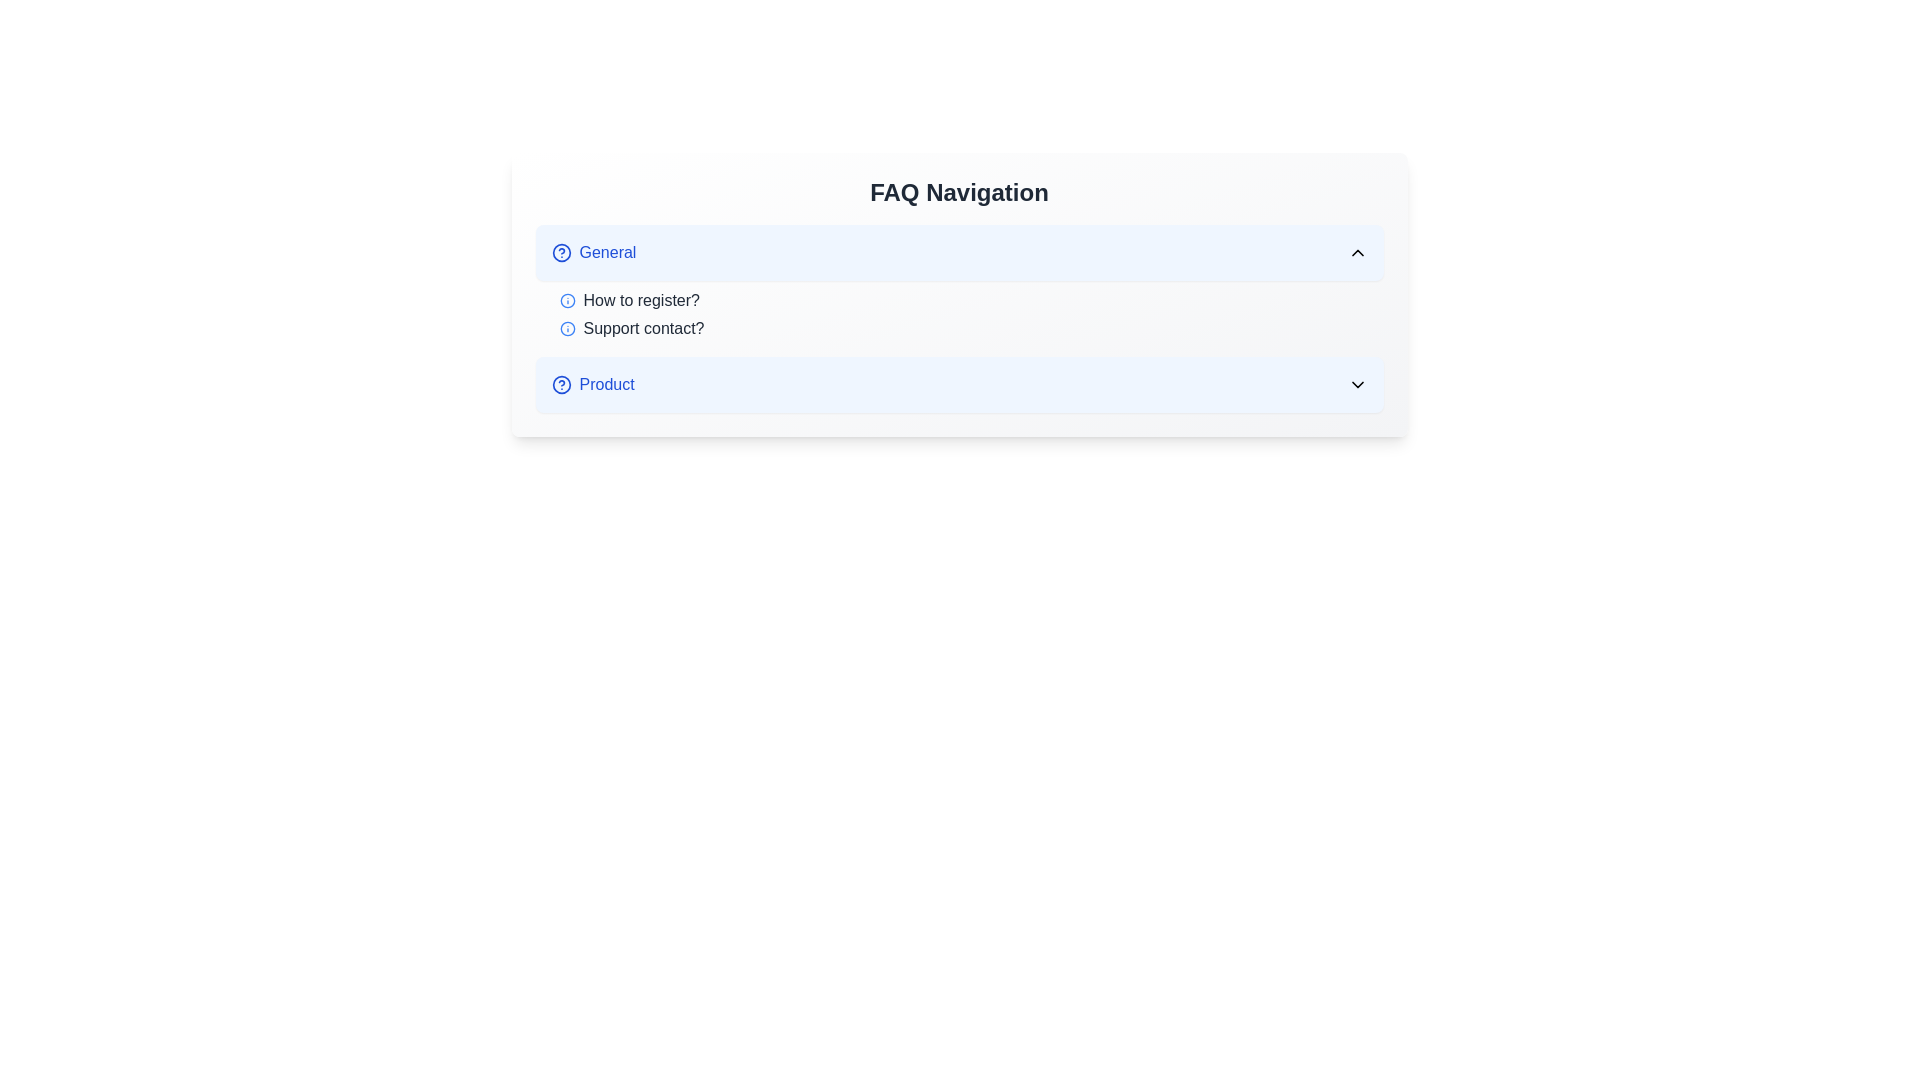 The width and height of the screenshot is (1920, 1080). Describe the element at coordinates (593, 252) in the screenshot. I see `the 'General' category label in the FAQ Navigation menu` at that location.